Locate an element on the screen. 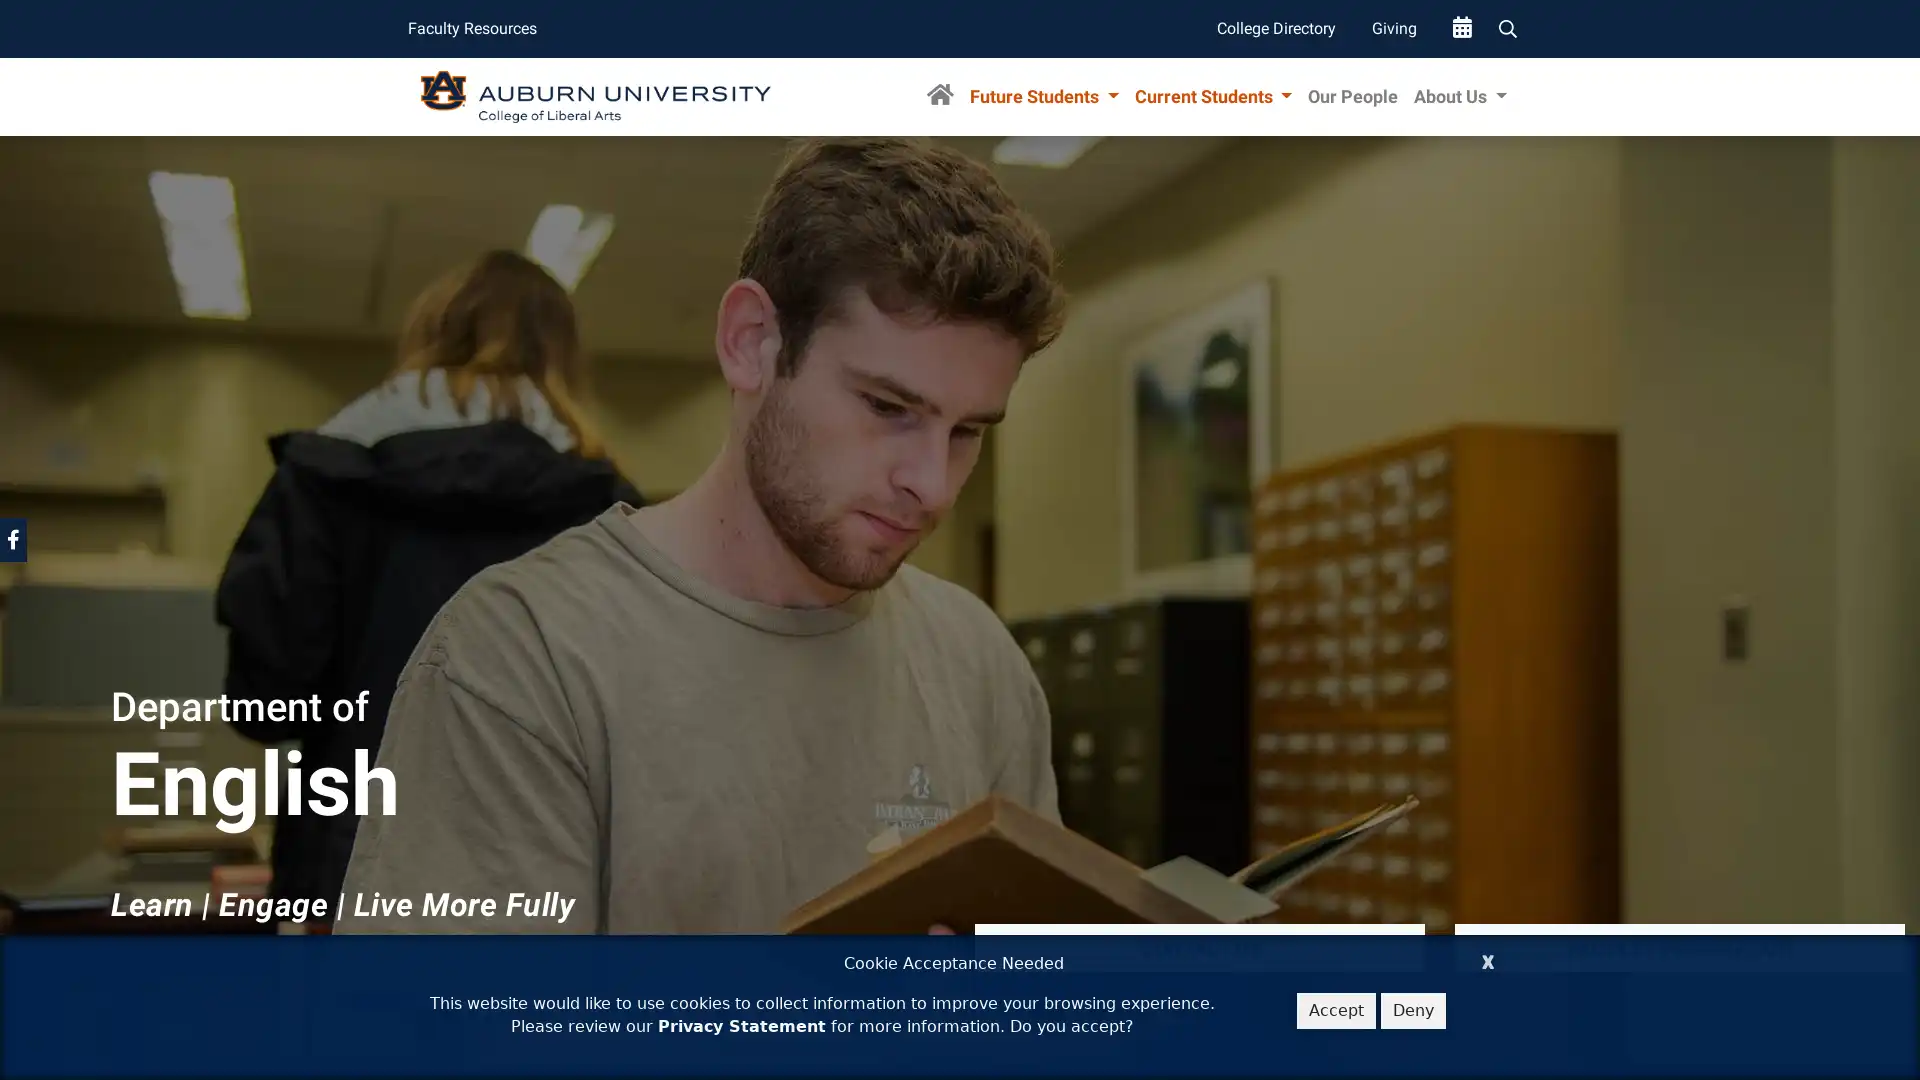 The width and height of the screenshot is (1920, 1080). Close Cookie Acceptance is located at coordinates (1488, 958).